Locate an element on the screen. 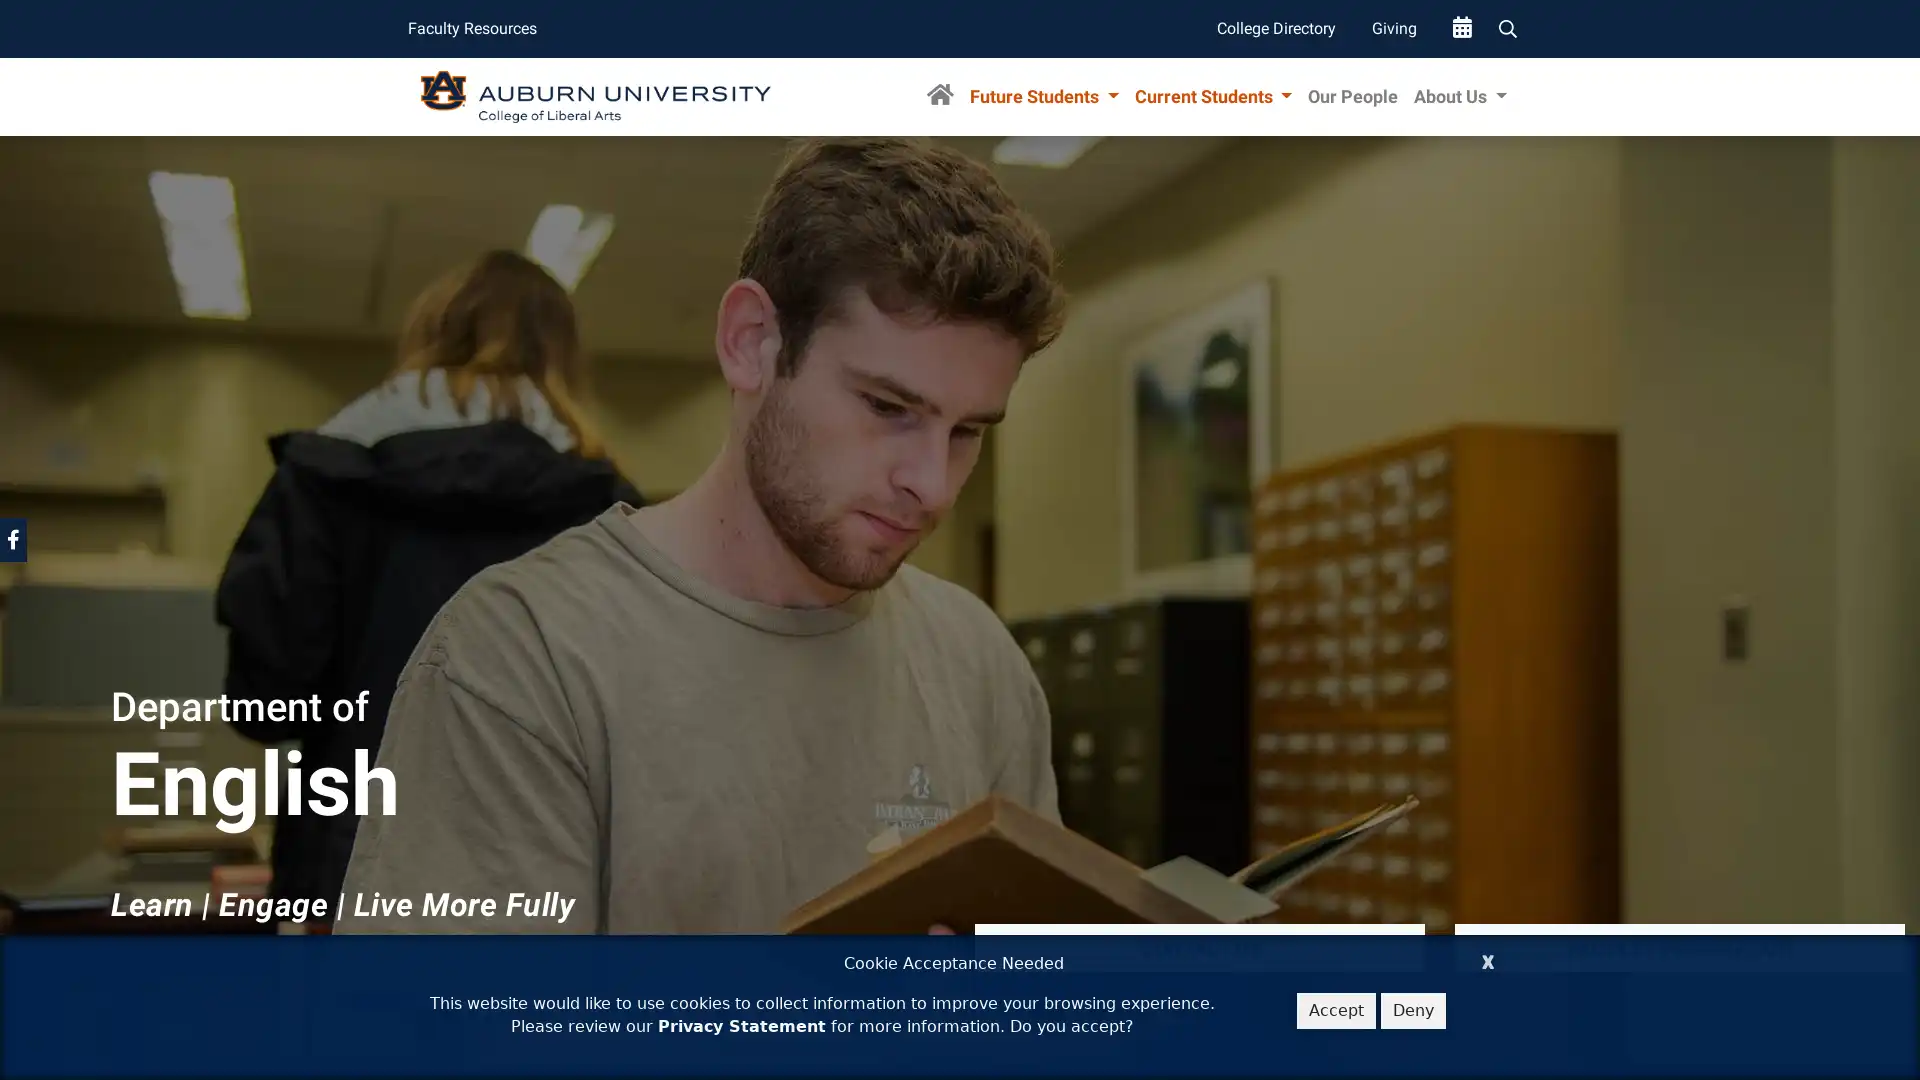 The width and height of the screenshot is (1920, 1080). Close Cookie Acceptance is located at coordinates (1488, 958).